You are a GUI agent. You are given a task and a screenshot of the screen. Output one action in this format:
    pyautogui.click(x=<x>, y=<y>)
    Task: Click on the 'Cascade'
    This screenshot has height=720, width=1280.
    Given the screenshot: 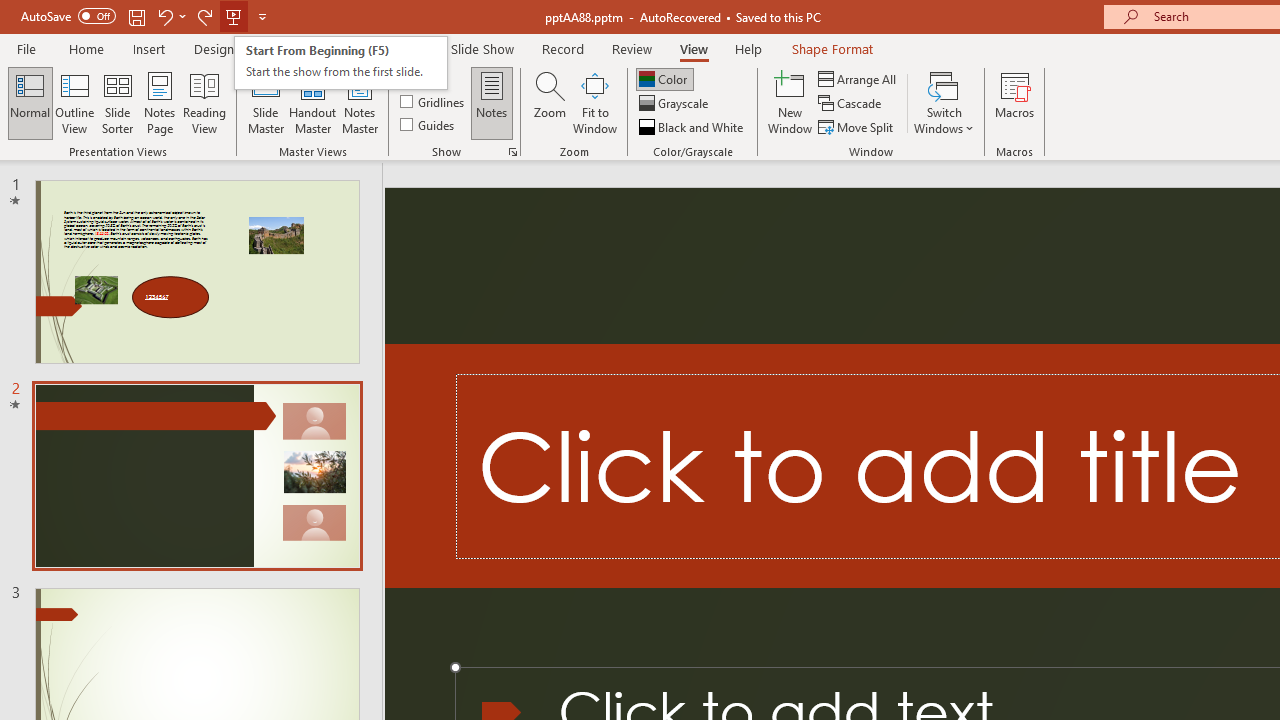 What is the action you would take?
    pyautogui.click(x=851, y=103)
    